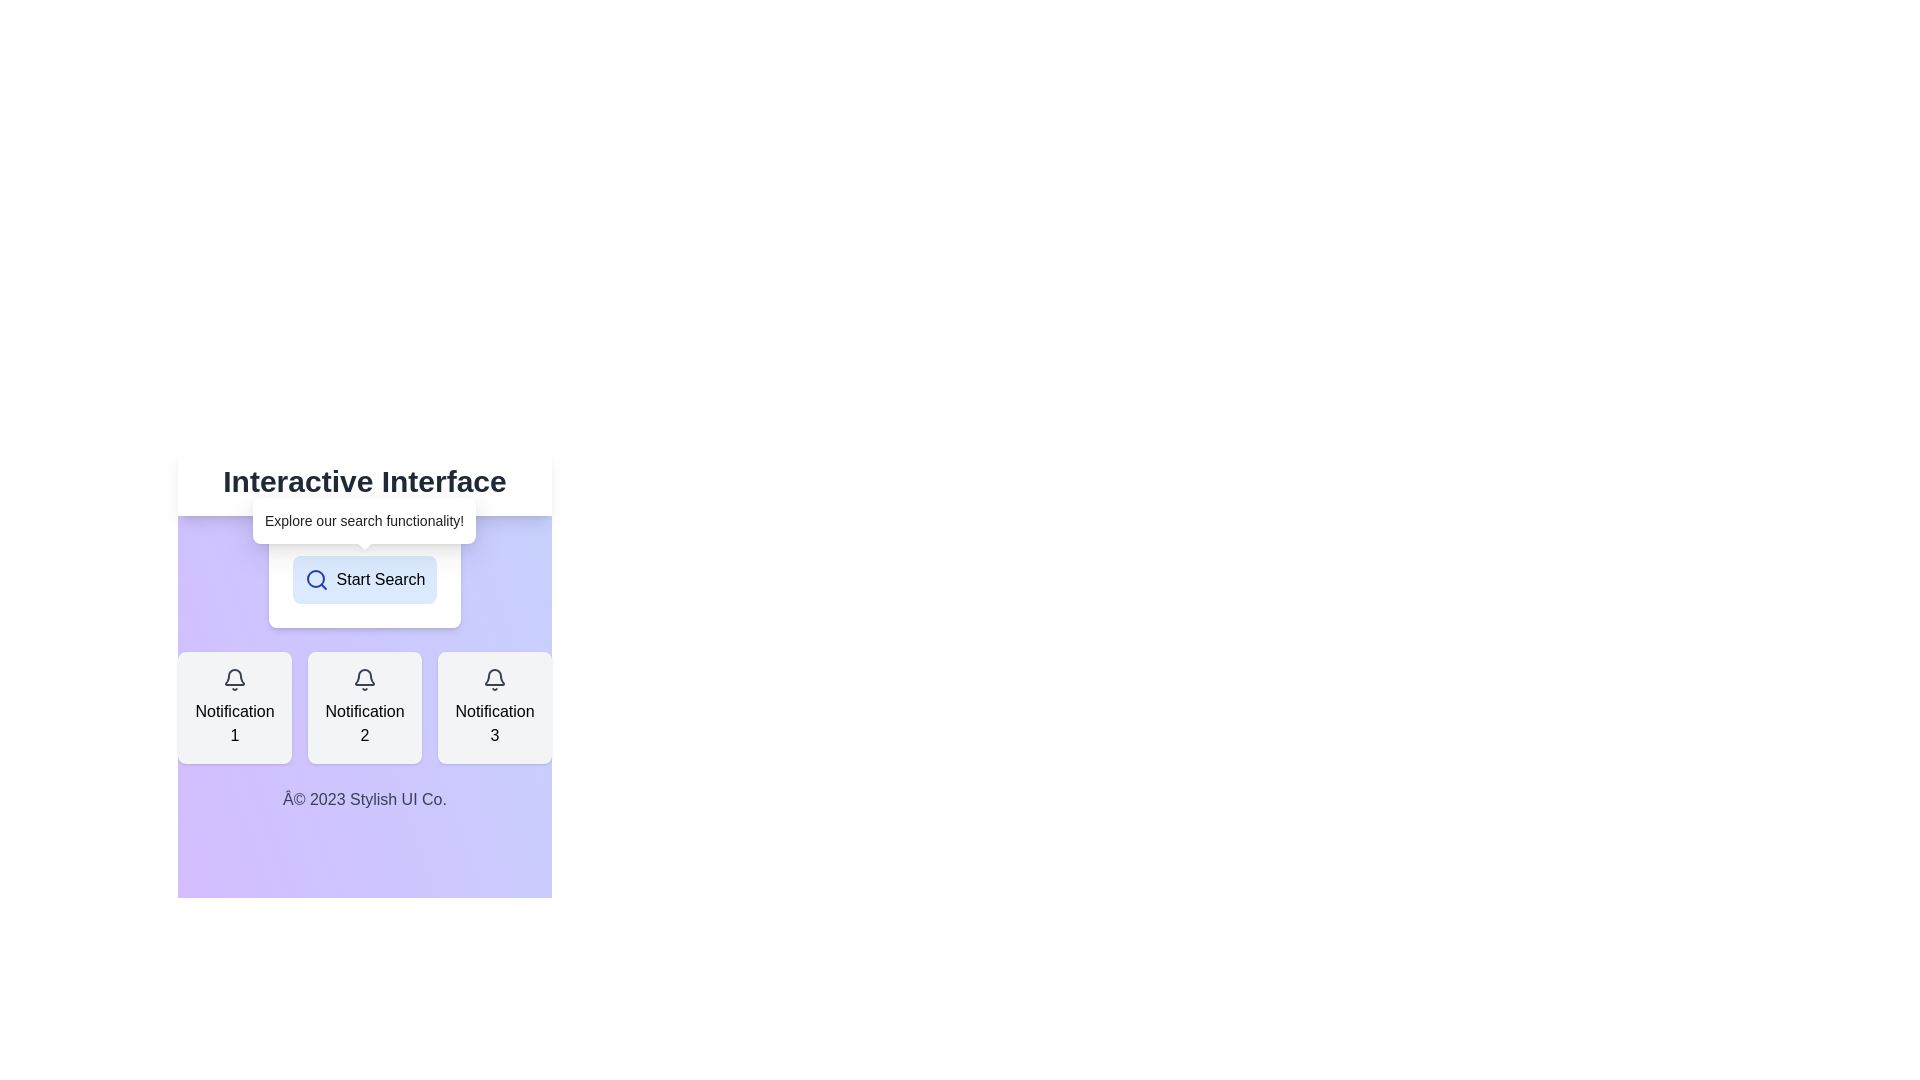 The width and height of the screenshot is (1920, 1080). I want to click on the text label or heading located at the top center of the interactive card-like area, which serves as the title or header for the section, so click(364, 482).